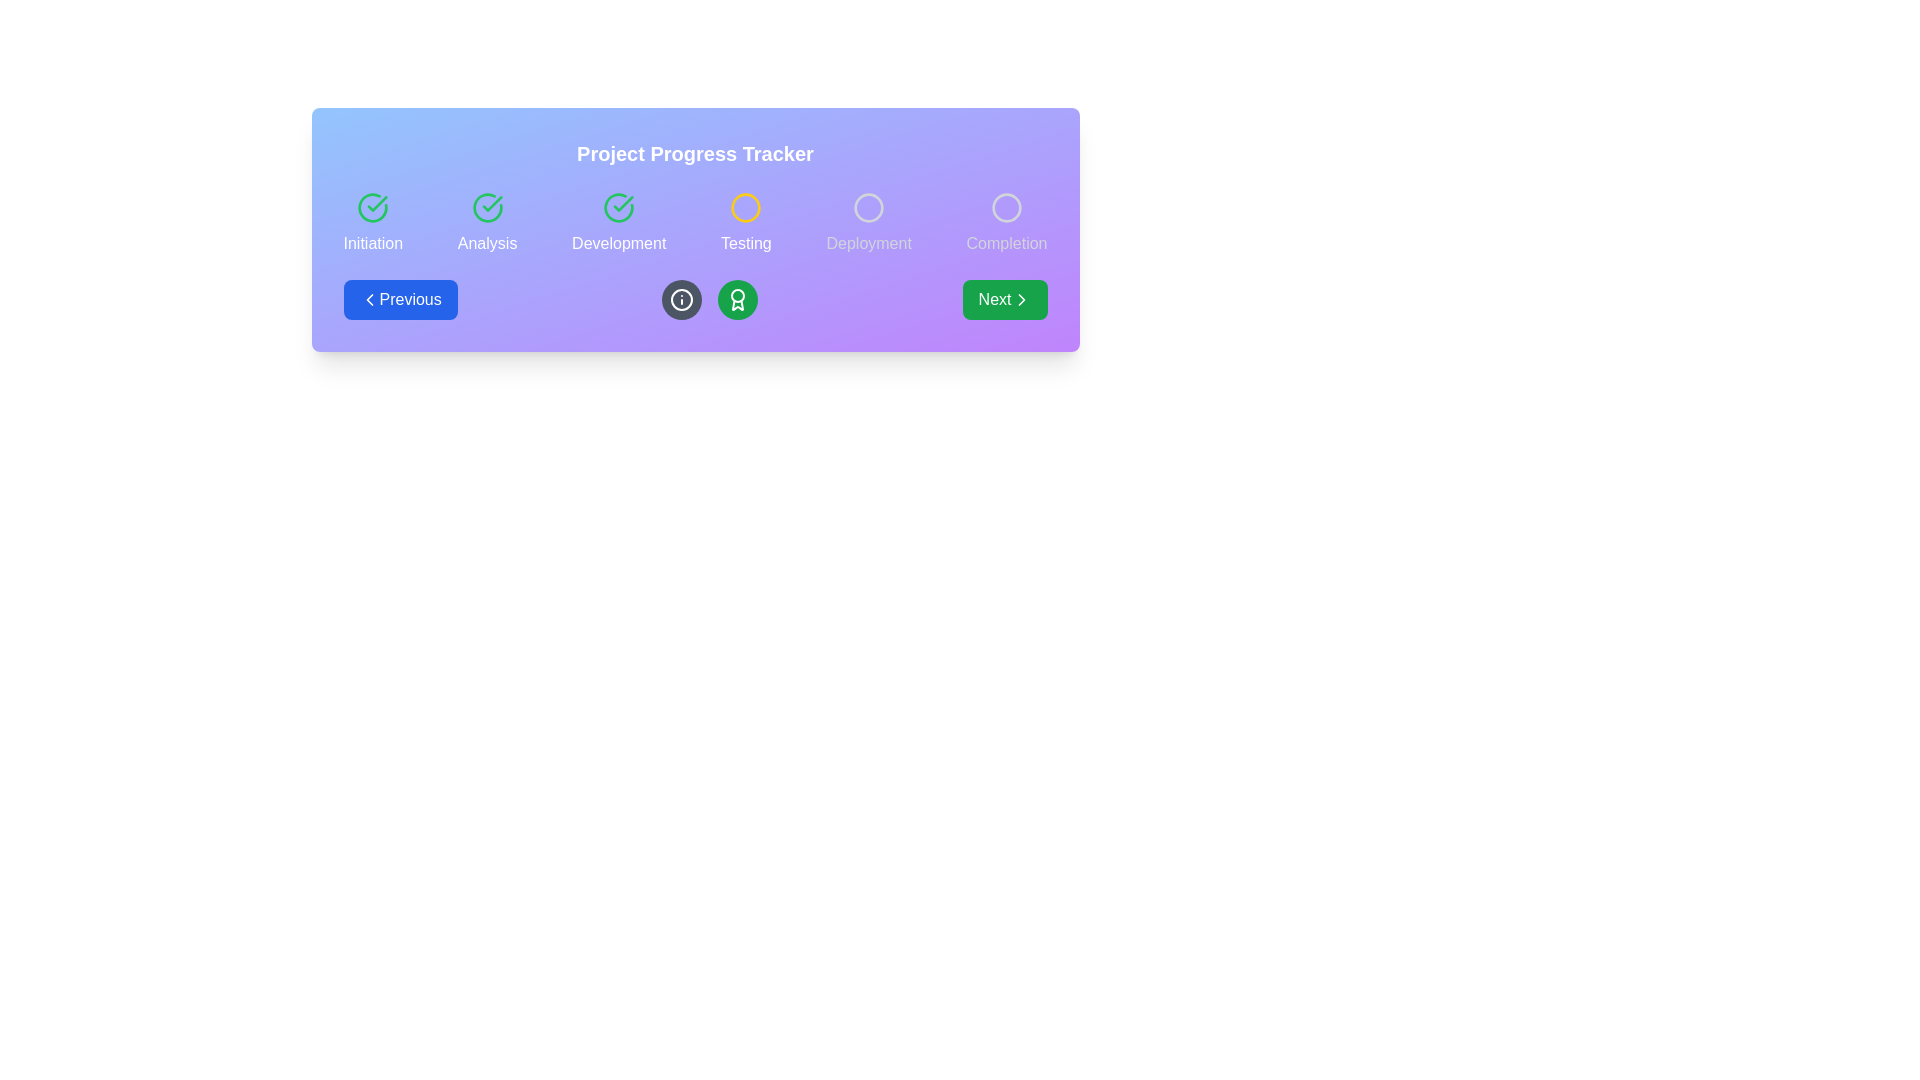 This screenshot has height=1080, width=1920. Describe the element at coordinates (745, 208) in the screenshot. I see `the fourth circular progress marker in the 'Testing' section of the progress tracker` at that location.